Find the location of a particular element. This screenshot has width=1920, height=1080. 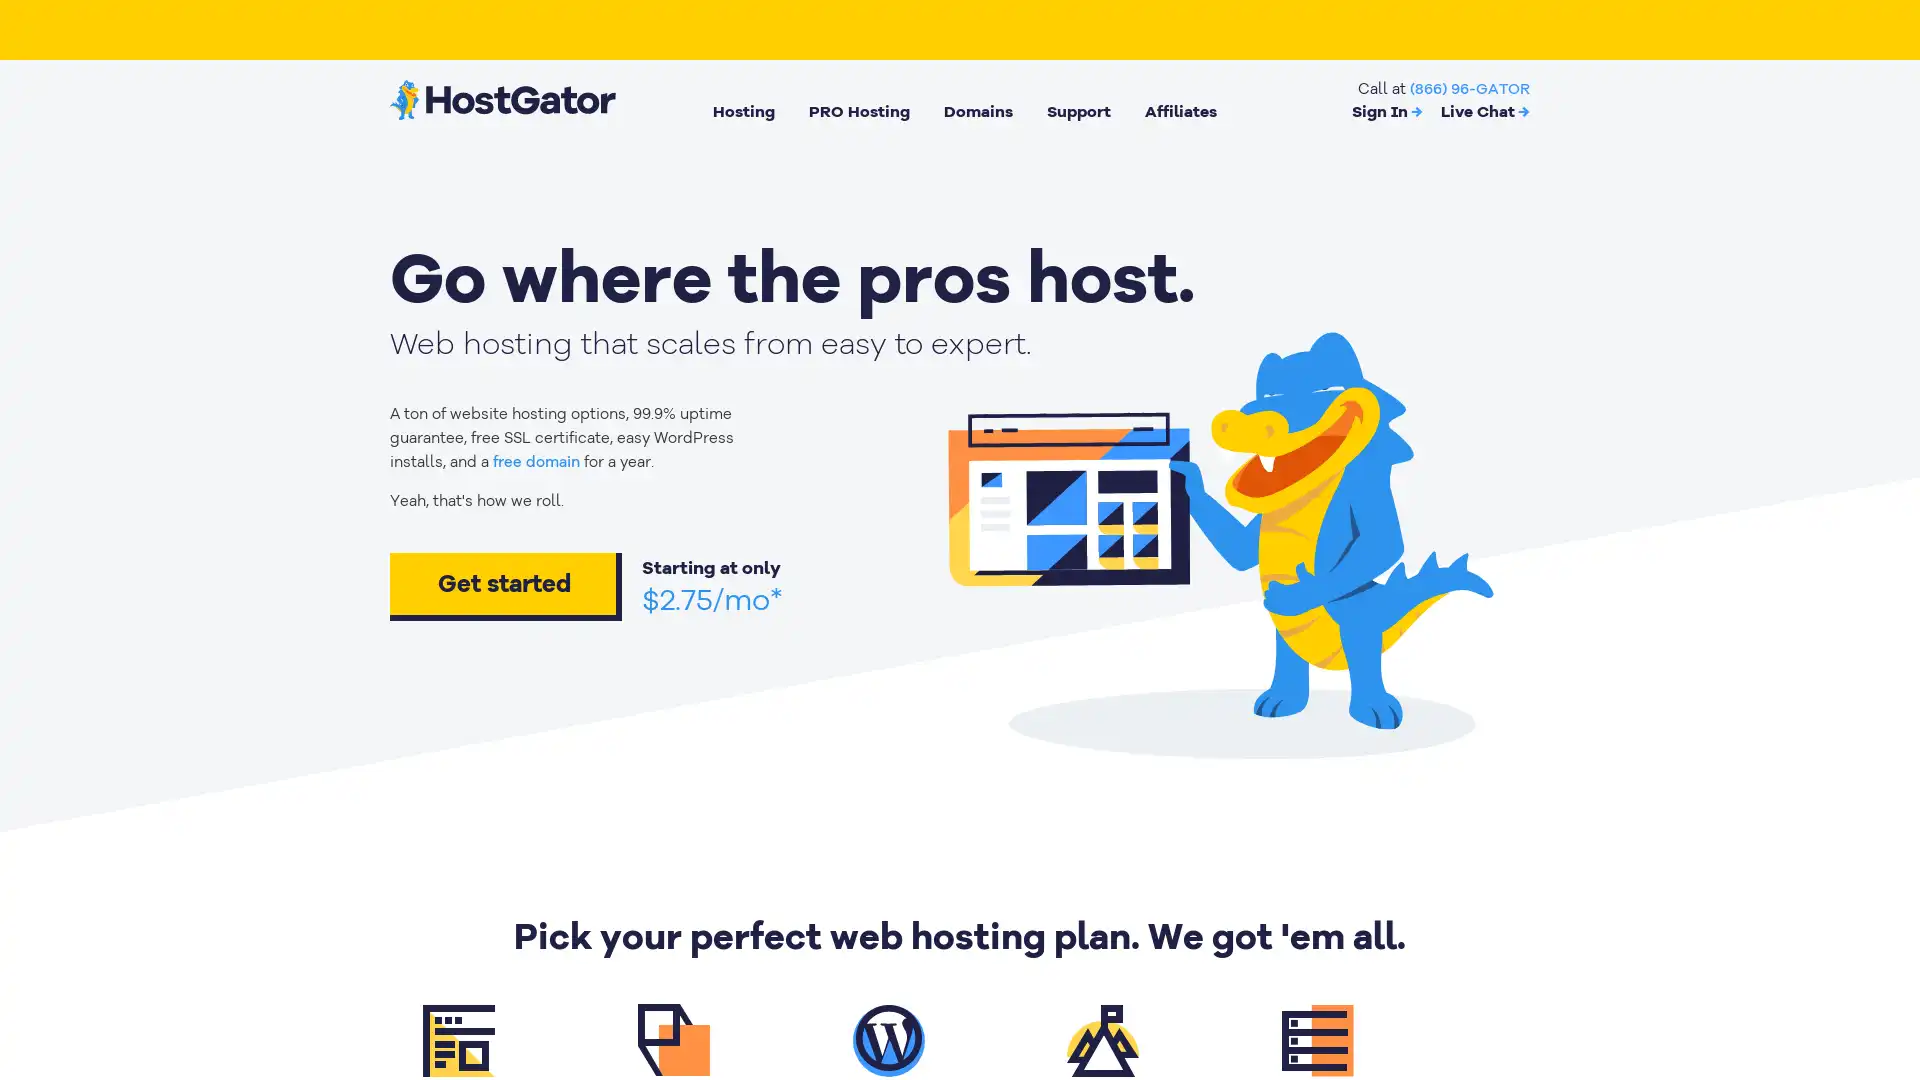

Got It is located at coordinates (203, 948).